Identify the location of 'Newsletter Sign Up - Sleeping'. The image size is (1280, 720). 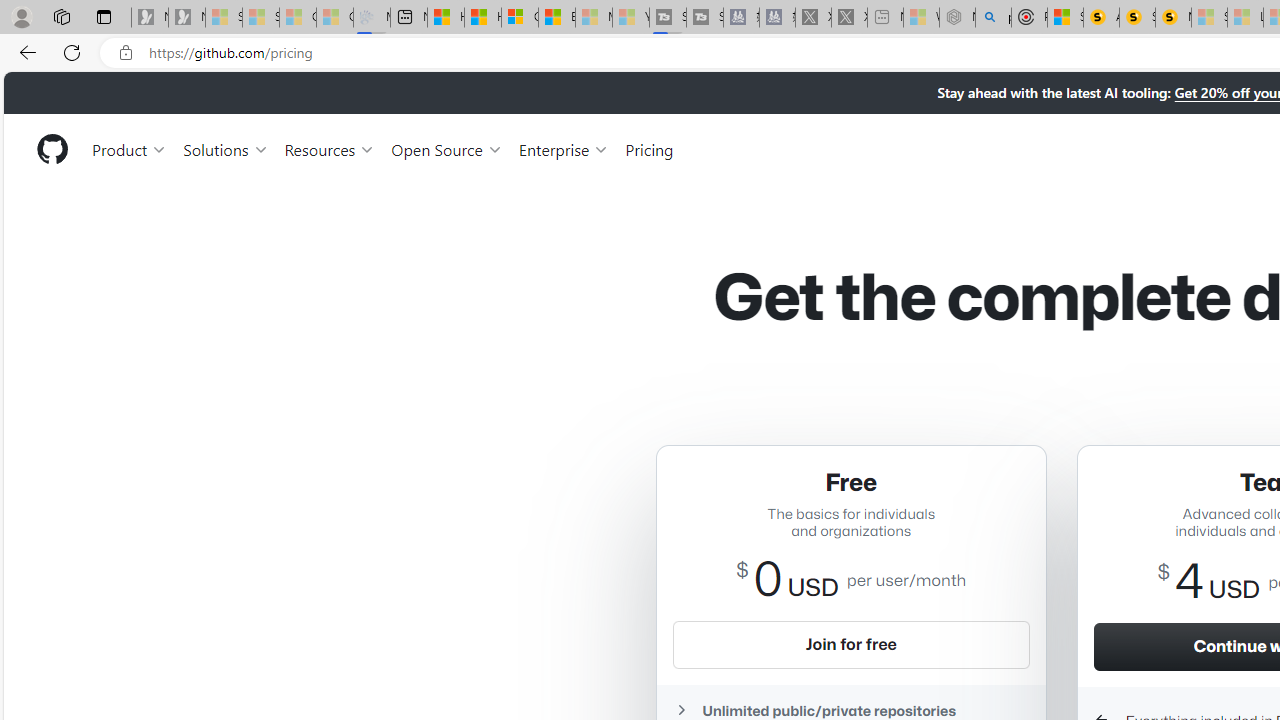
(186, 17).